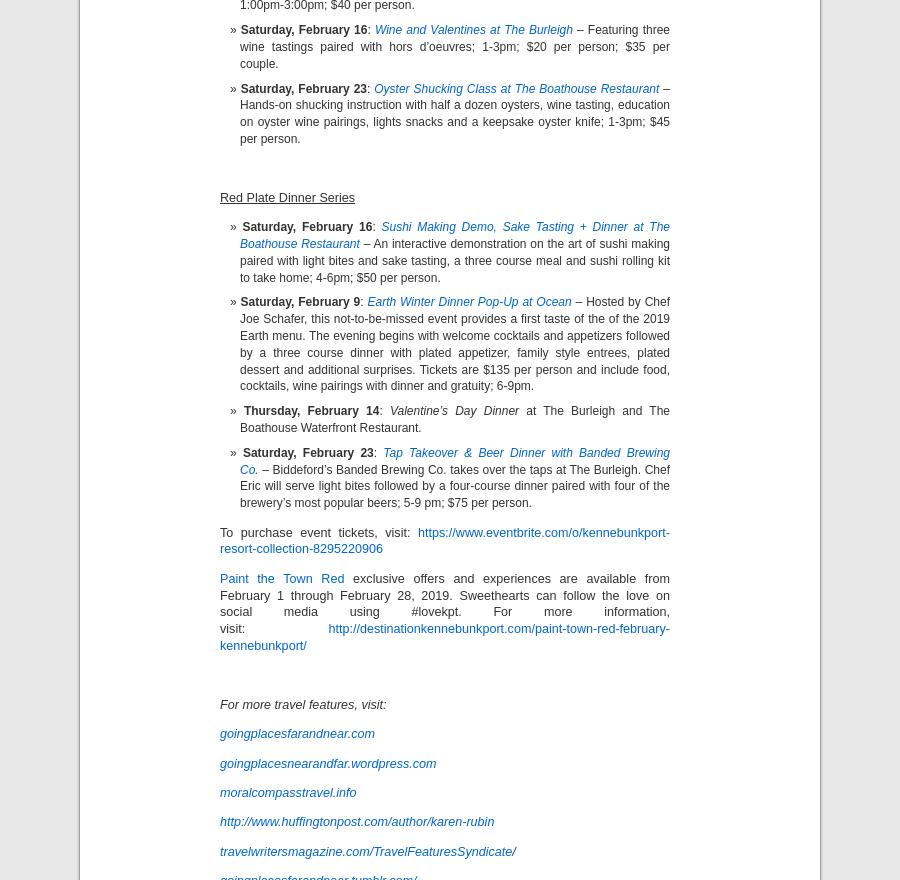 This screenshot has height=880, width=900. Describe the element at coordinates (219, 530) in the screenshot. I see `'To purchase event tickets, visit:'` at that location.